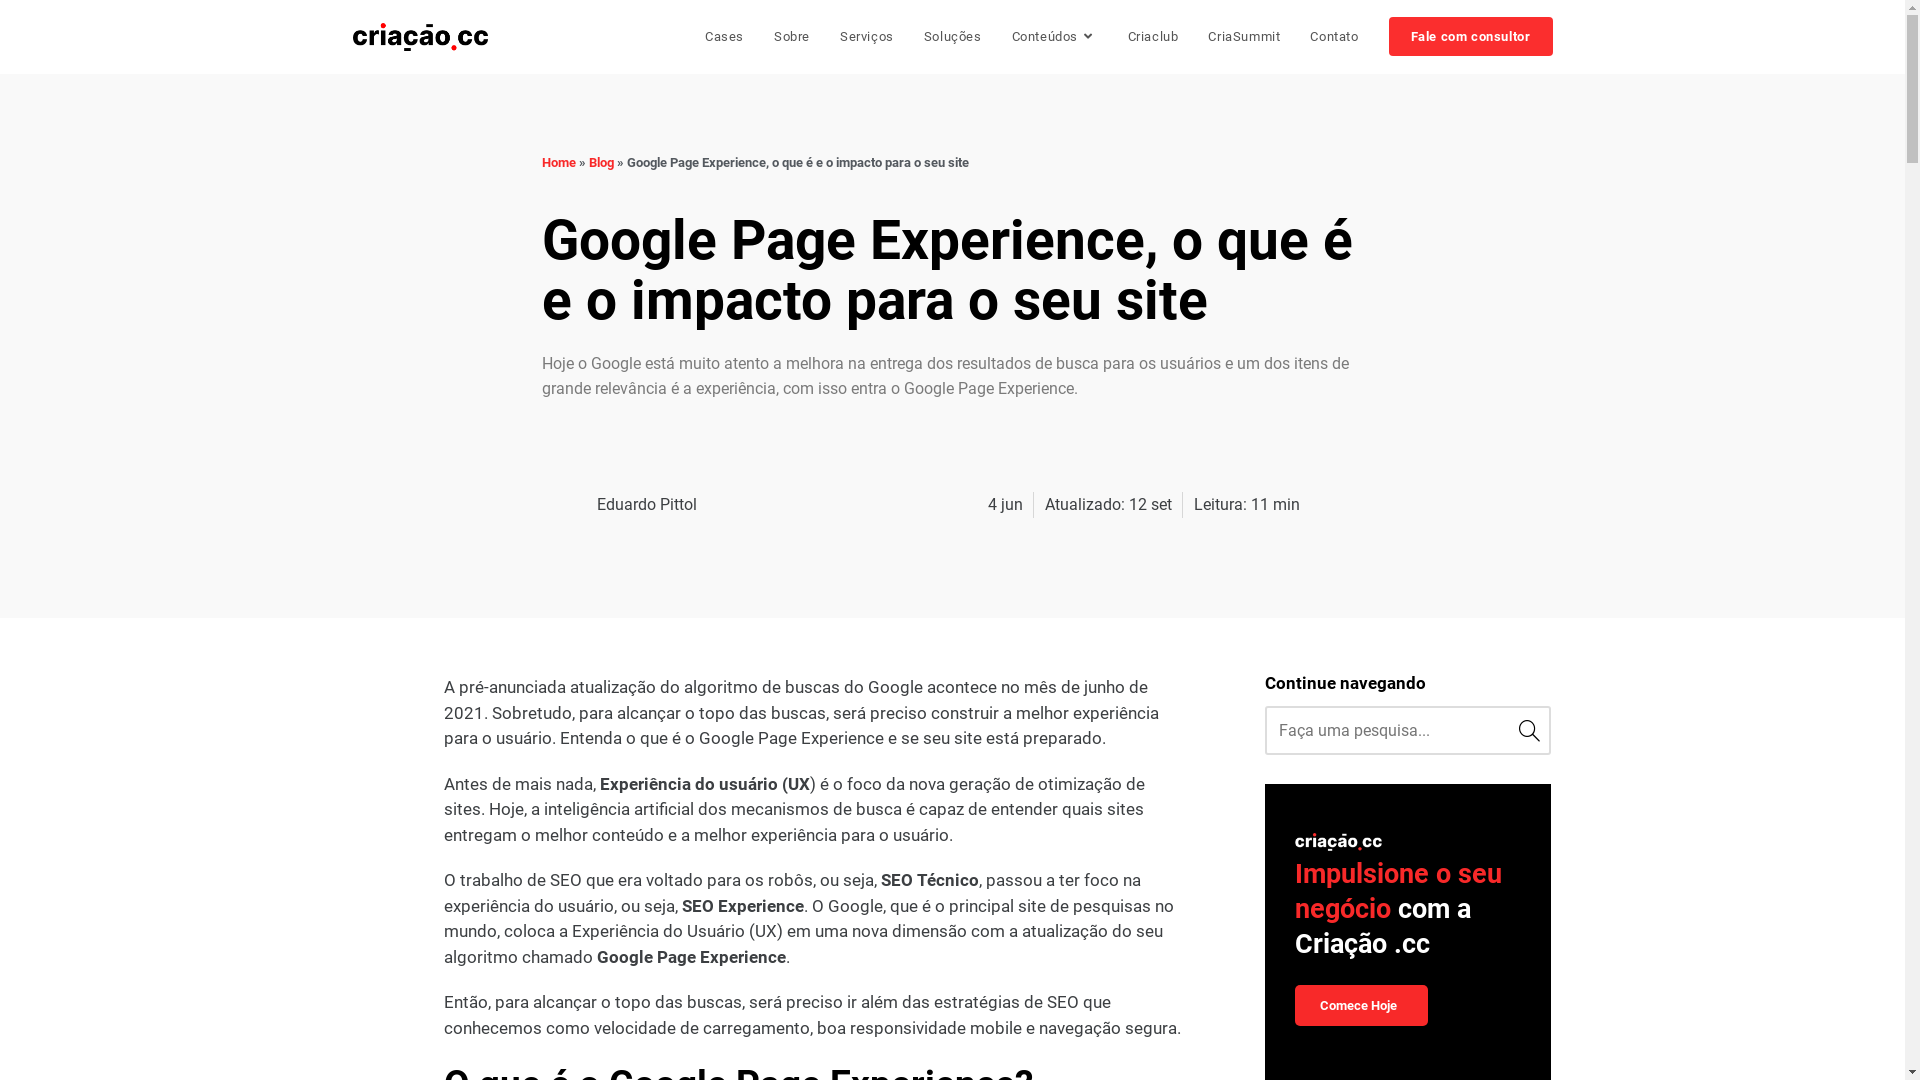 The width and height of the screenshot is (1920, 1080). I want to click on 'Home', so click(542, 161).